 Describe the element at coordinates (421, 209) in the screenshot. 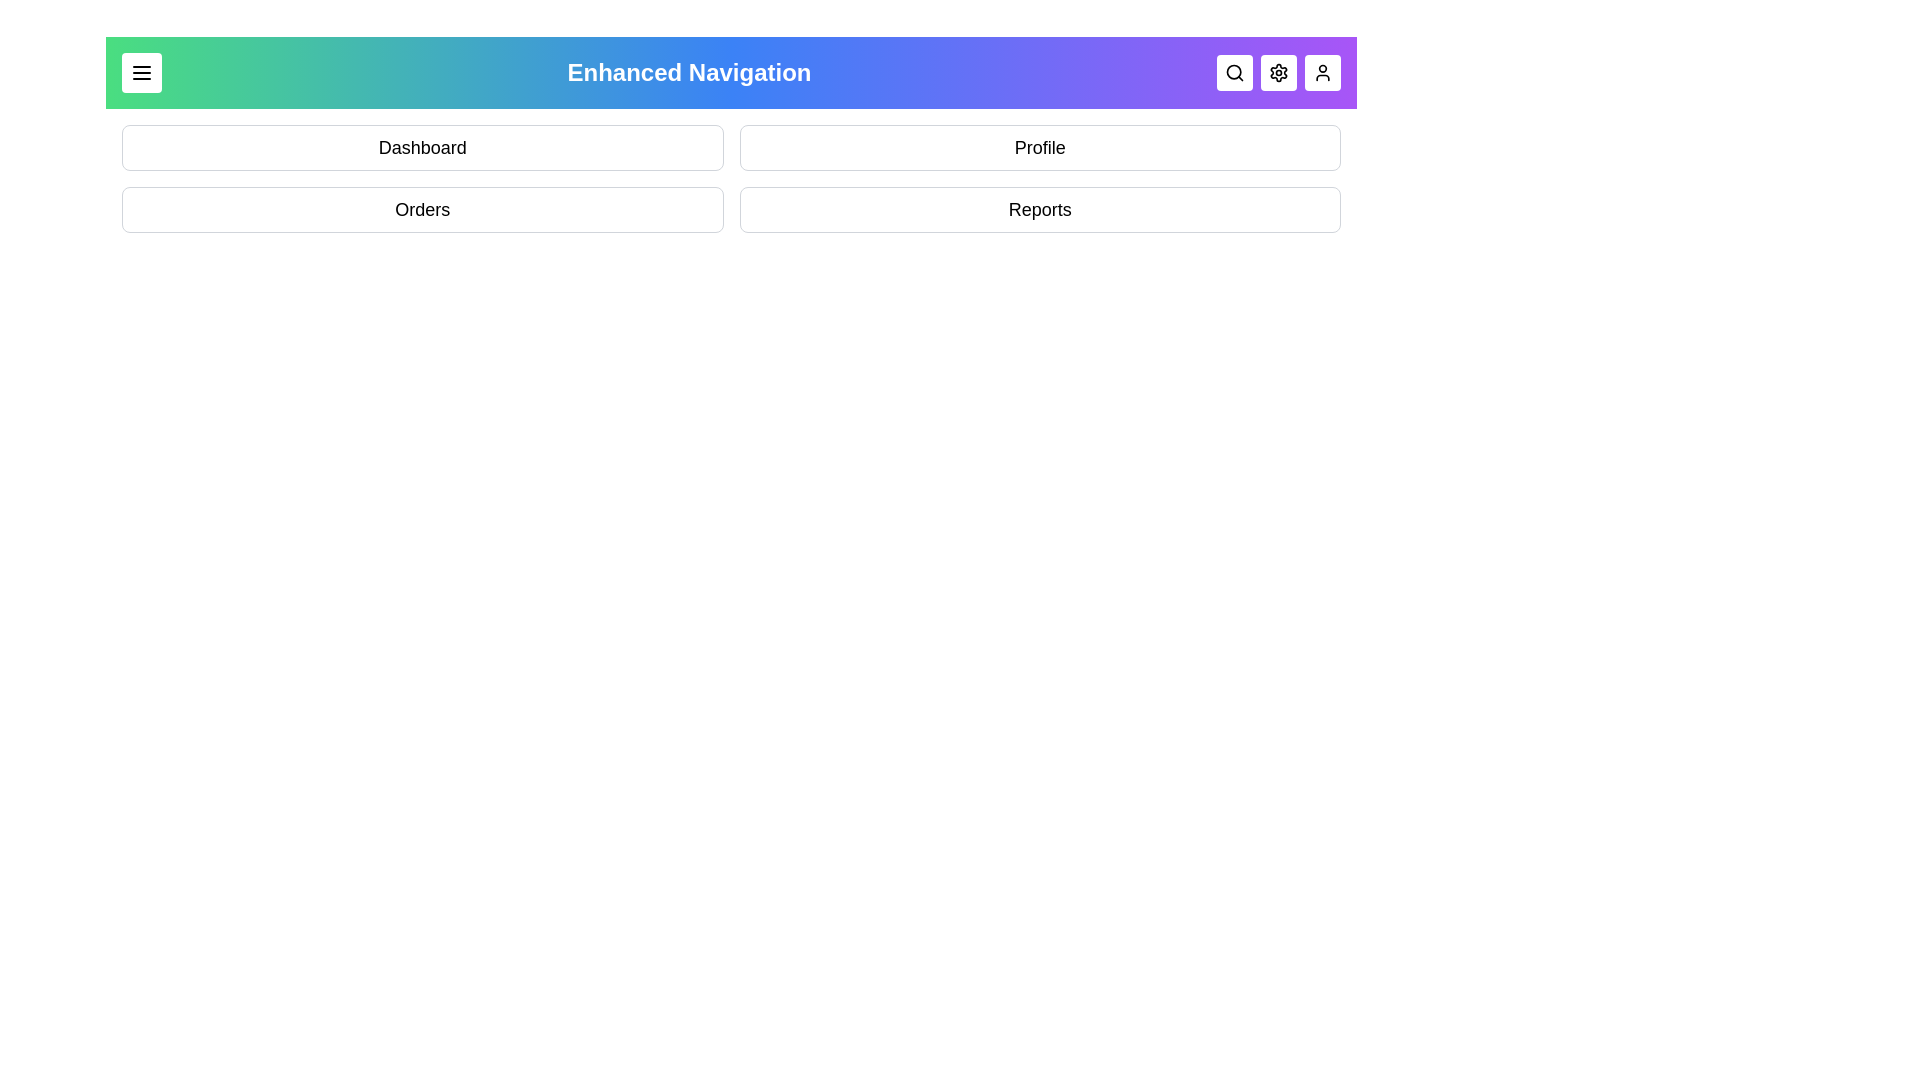

I see `the menu item Orders to observe the hover effect` at that location.